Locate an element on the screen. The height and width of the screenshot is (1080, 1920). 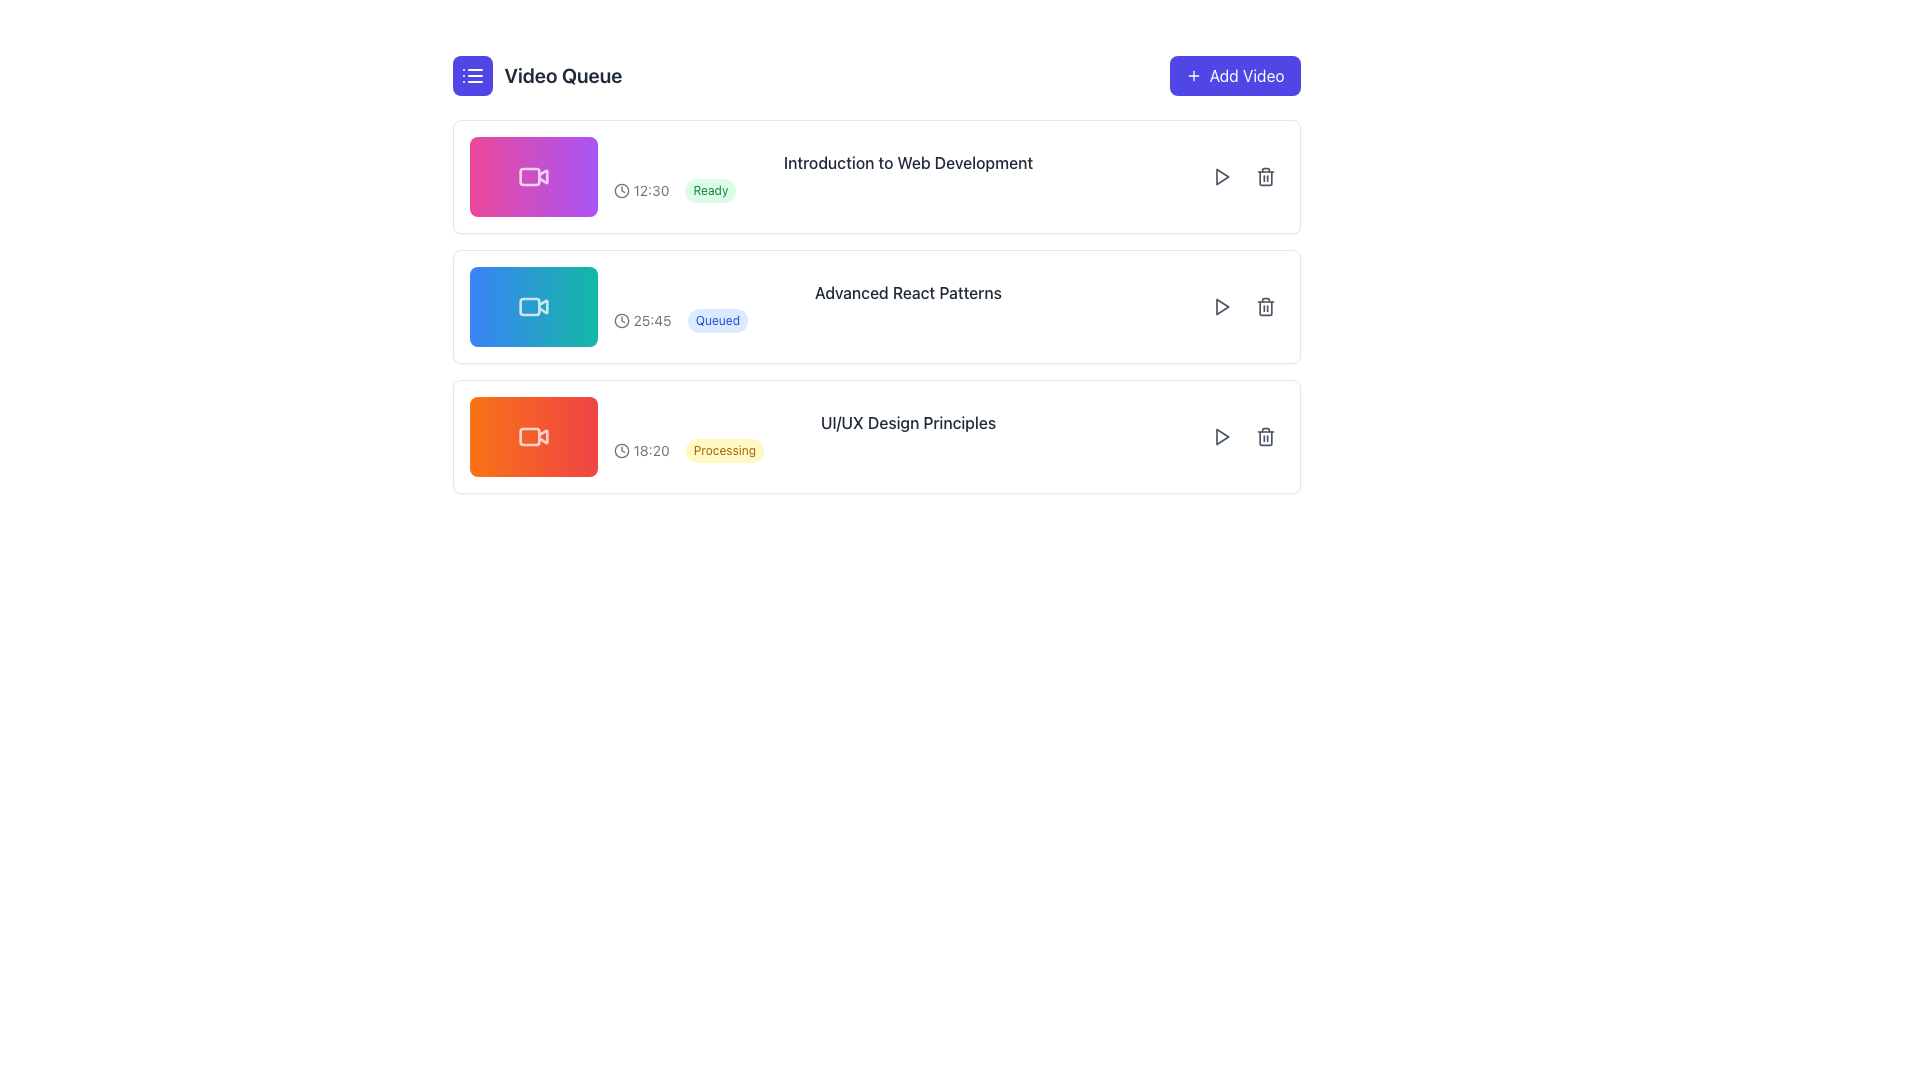
the clock icon, which is a small circular icon with two hands resembling a traditional analog clock, located to the left of the timestamp '18:20' in the third row of a vertical list of video entries is located at coordinates (620, 451).